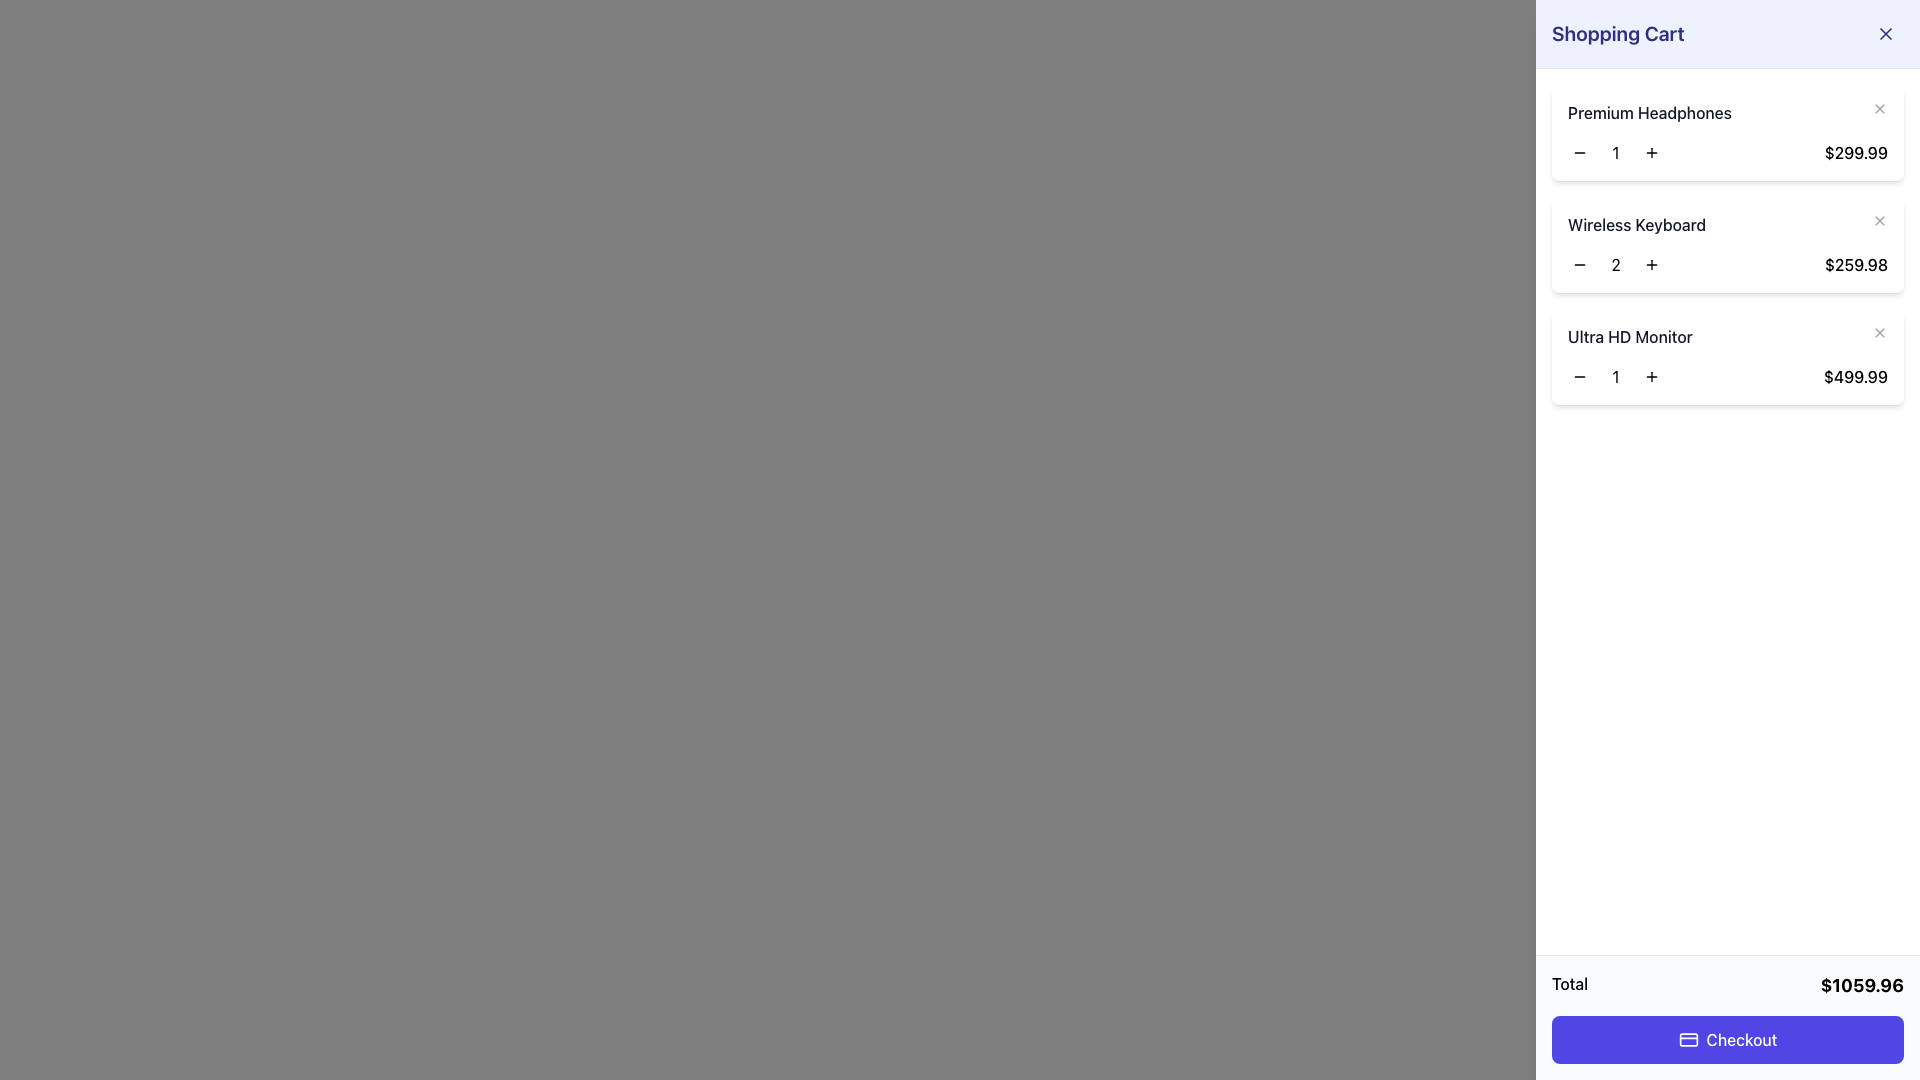 Image resolution: width=1920 pixels, height=1080 pixels. What do you see at coordinates (1578, 377) in the screenshot?
I see `the decrement control button (minus icon) in the shopping cart UI for the 'Ultra HD Monitor'` at bounding box center [1578, 377].